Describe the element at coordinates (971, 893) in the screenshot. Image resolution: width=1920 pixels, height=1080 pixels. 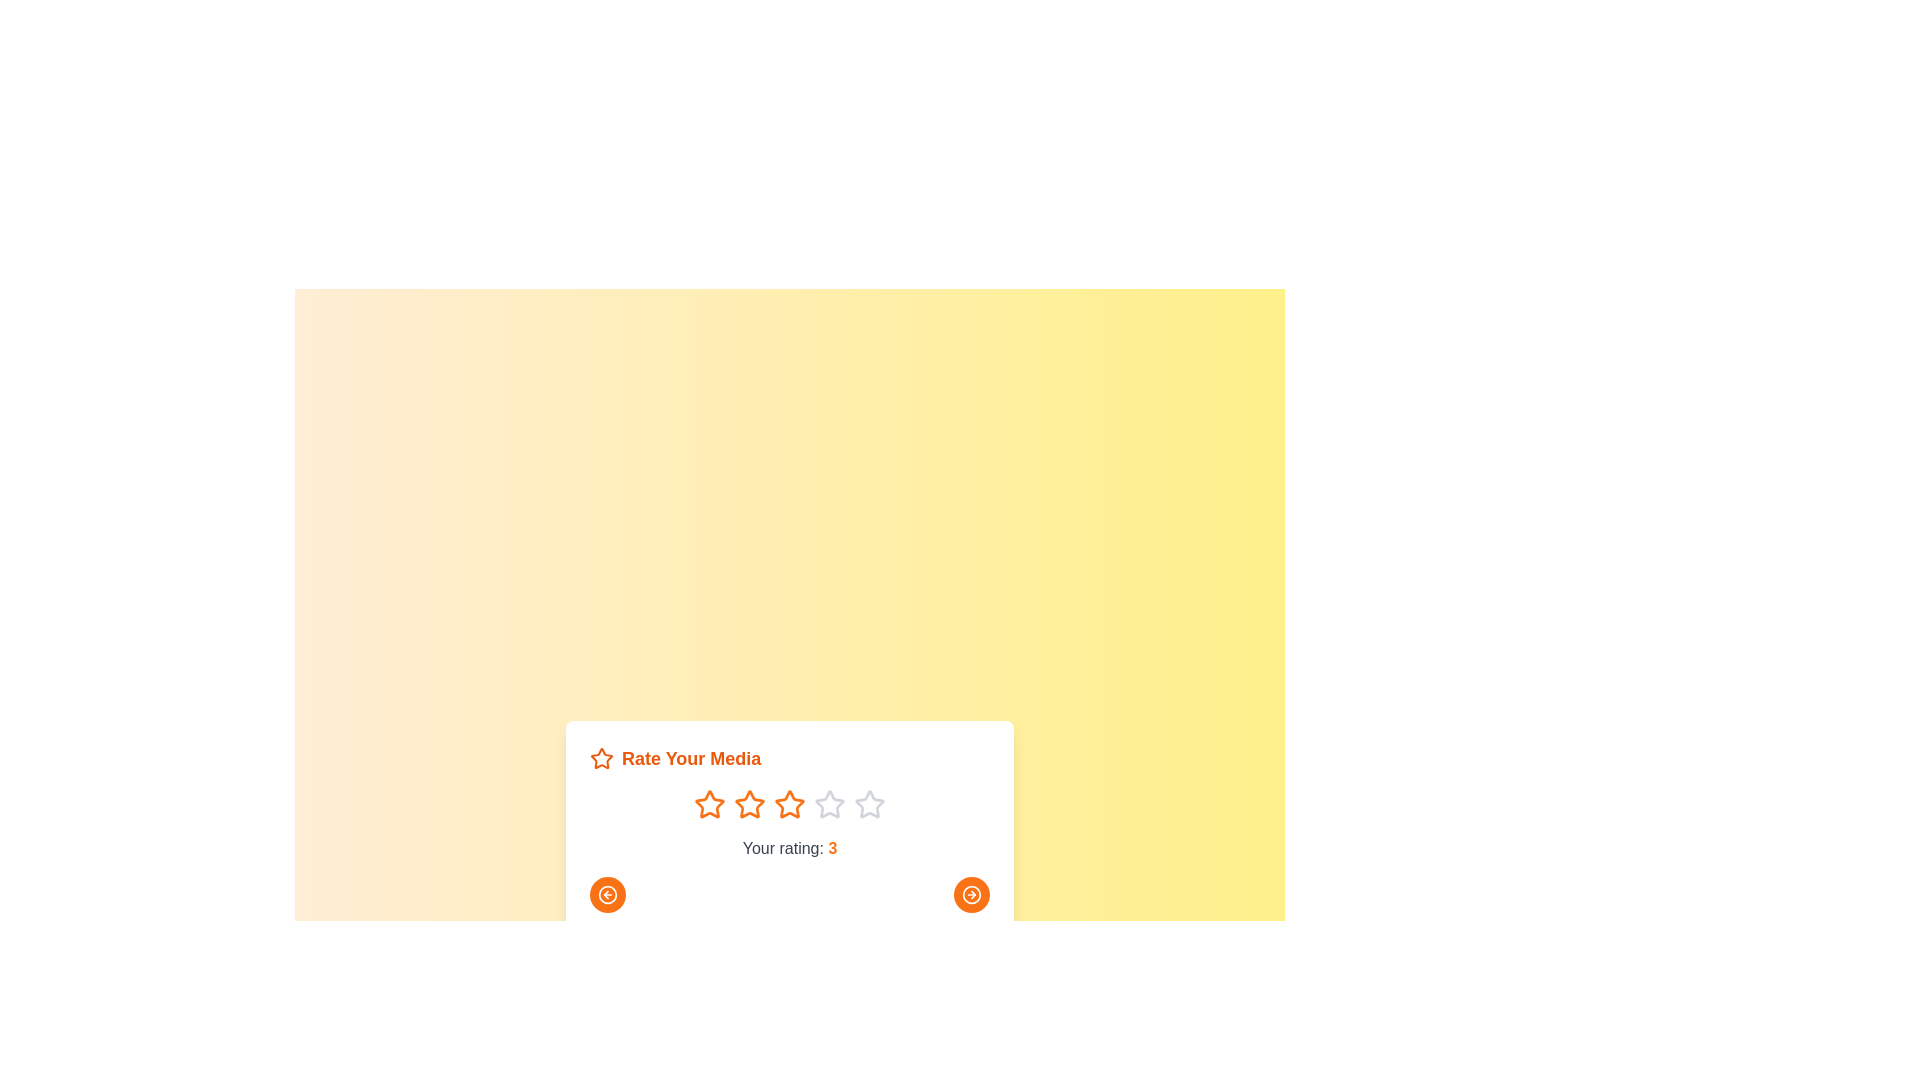
I see `right arrow button to navigate to the next media item` at that location.